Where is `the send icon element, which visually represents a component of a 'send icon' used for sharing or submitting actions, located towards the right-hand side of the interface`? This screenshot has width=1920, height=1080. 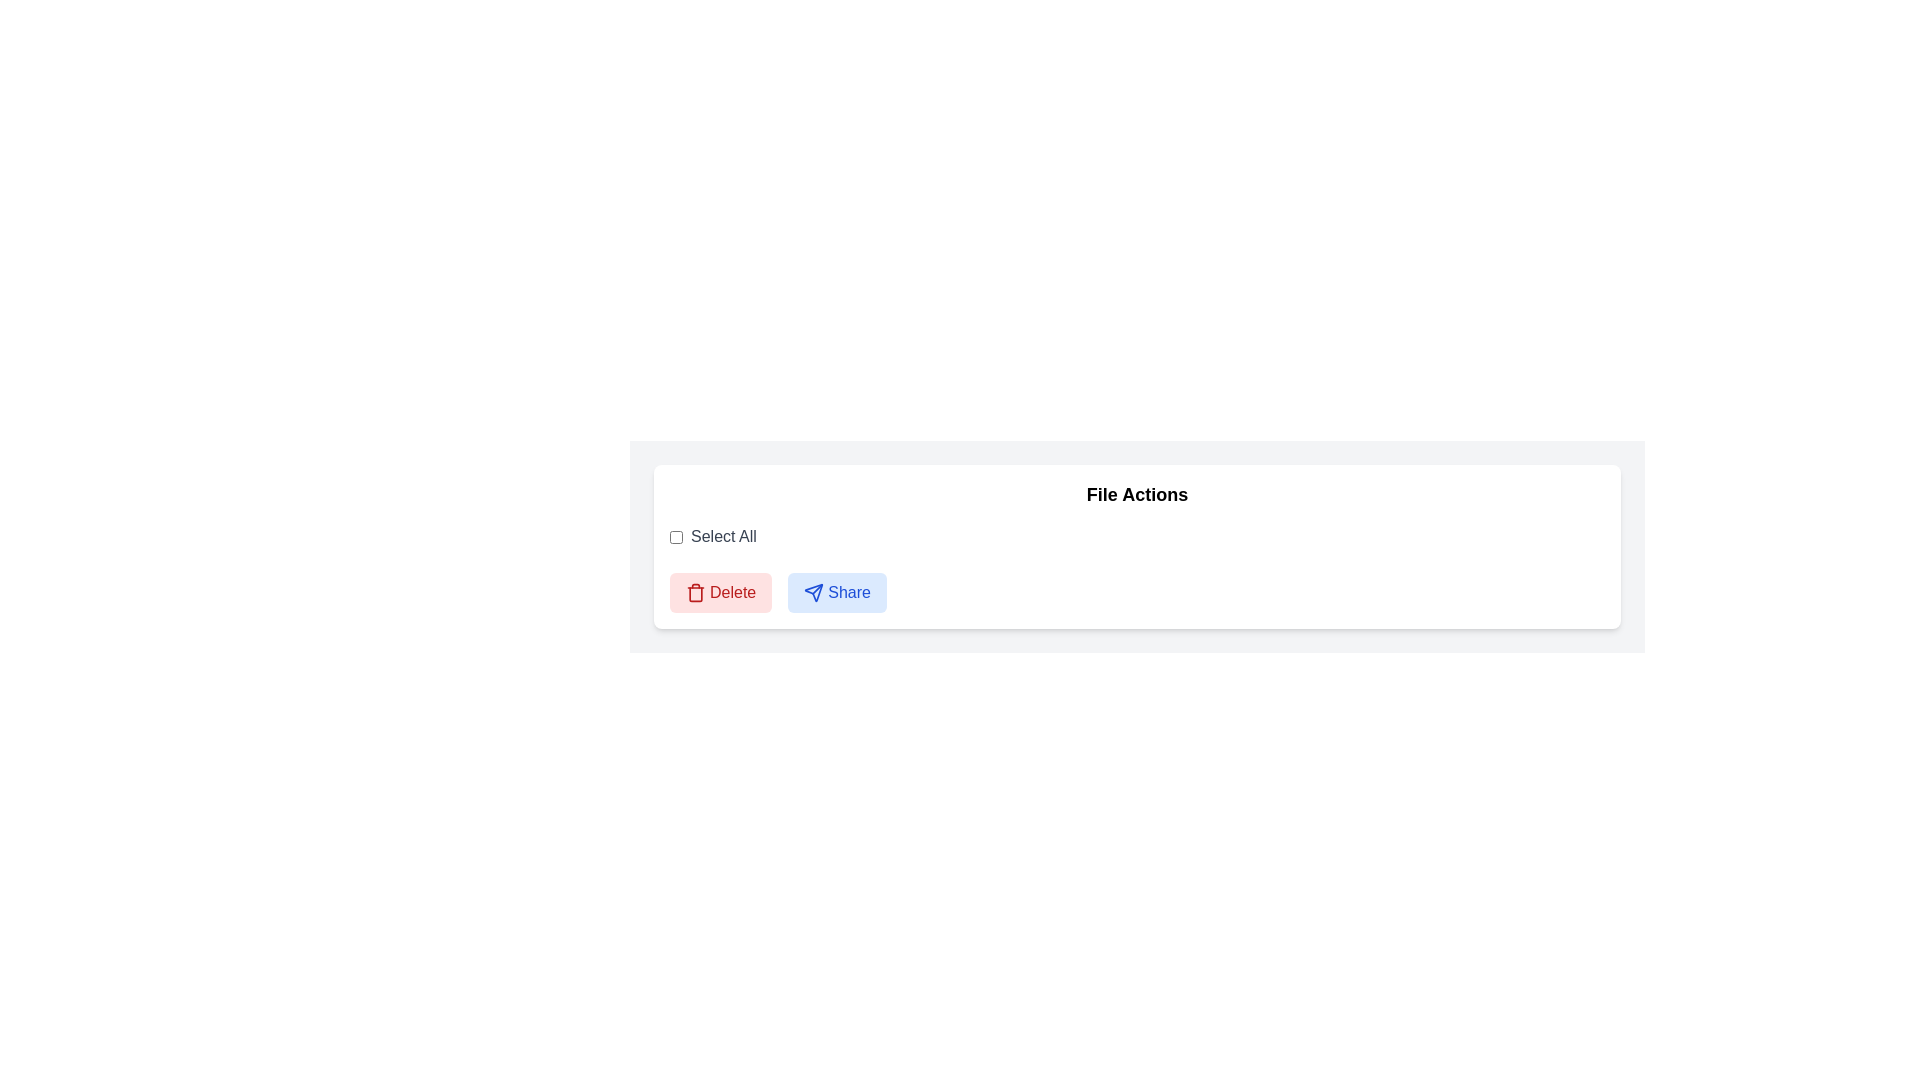 the send icon element, which visually represents a component of a 'send icon' used for sharing or submitting actions, located towards the right-hand side of the interface is located at coordinates (814, 592).